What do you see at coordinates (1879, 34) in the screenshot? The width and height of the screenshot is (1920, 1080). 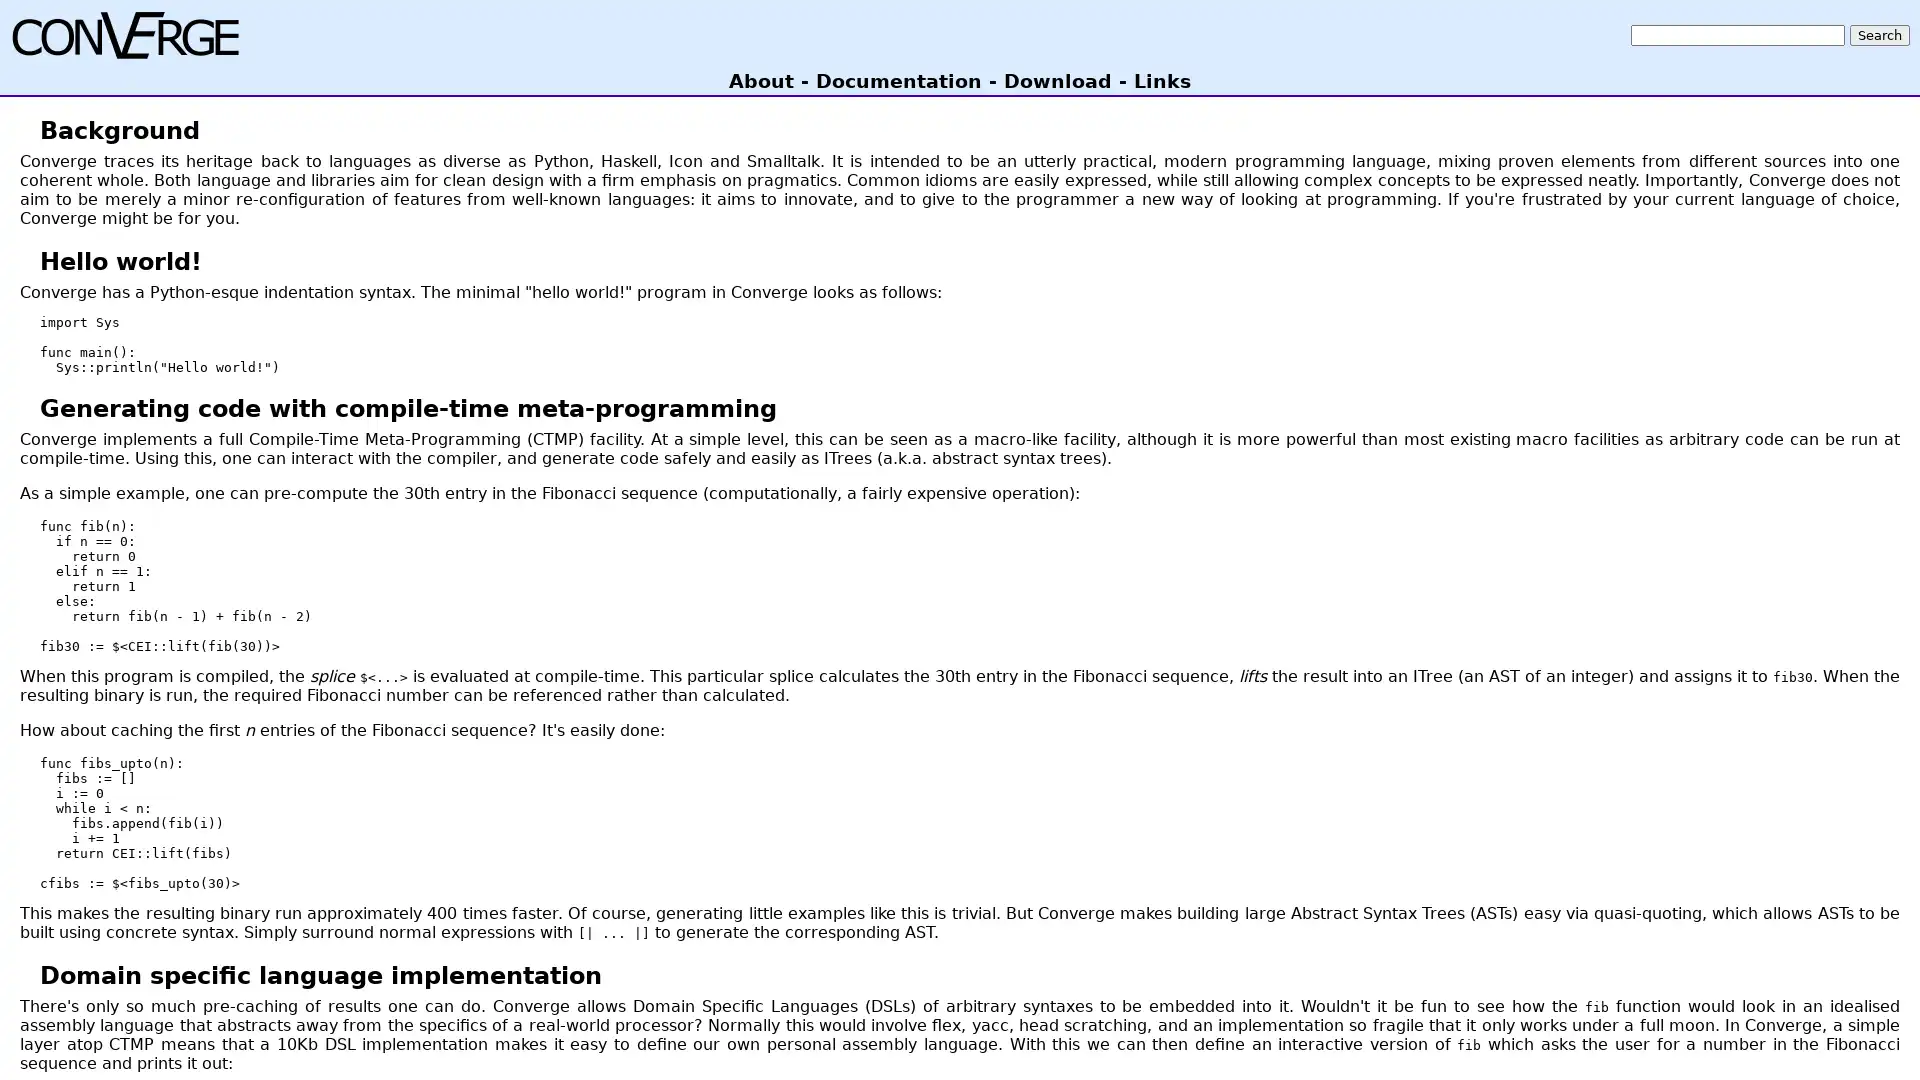 I see `Search` at bounding box center [1879, 34].